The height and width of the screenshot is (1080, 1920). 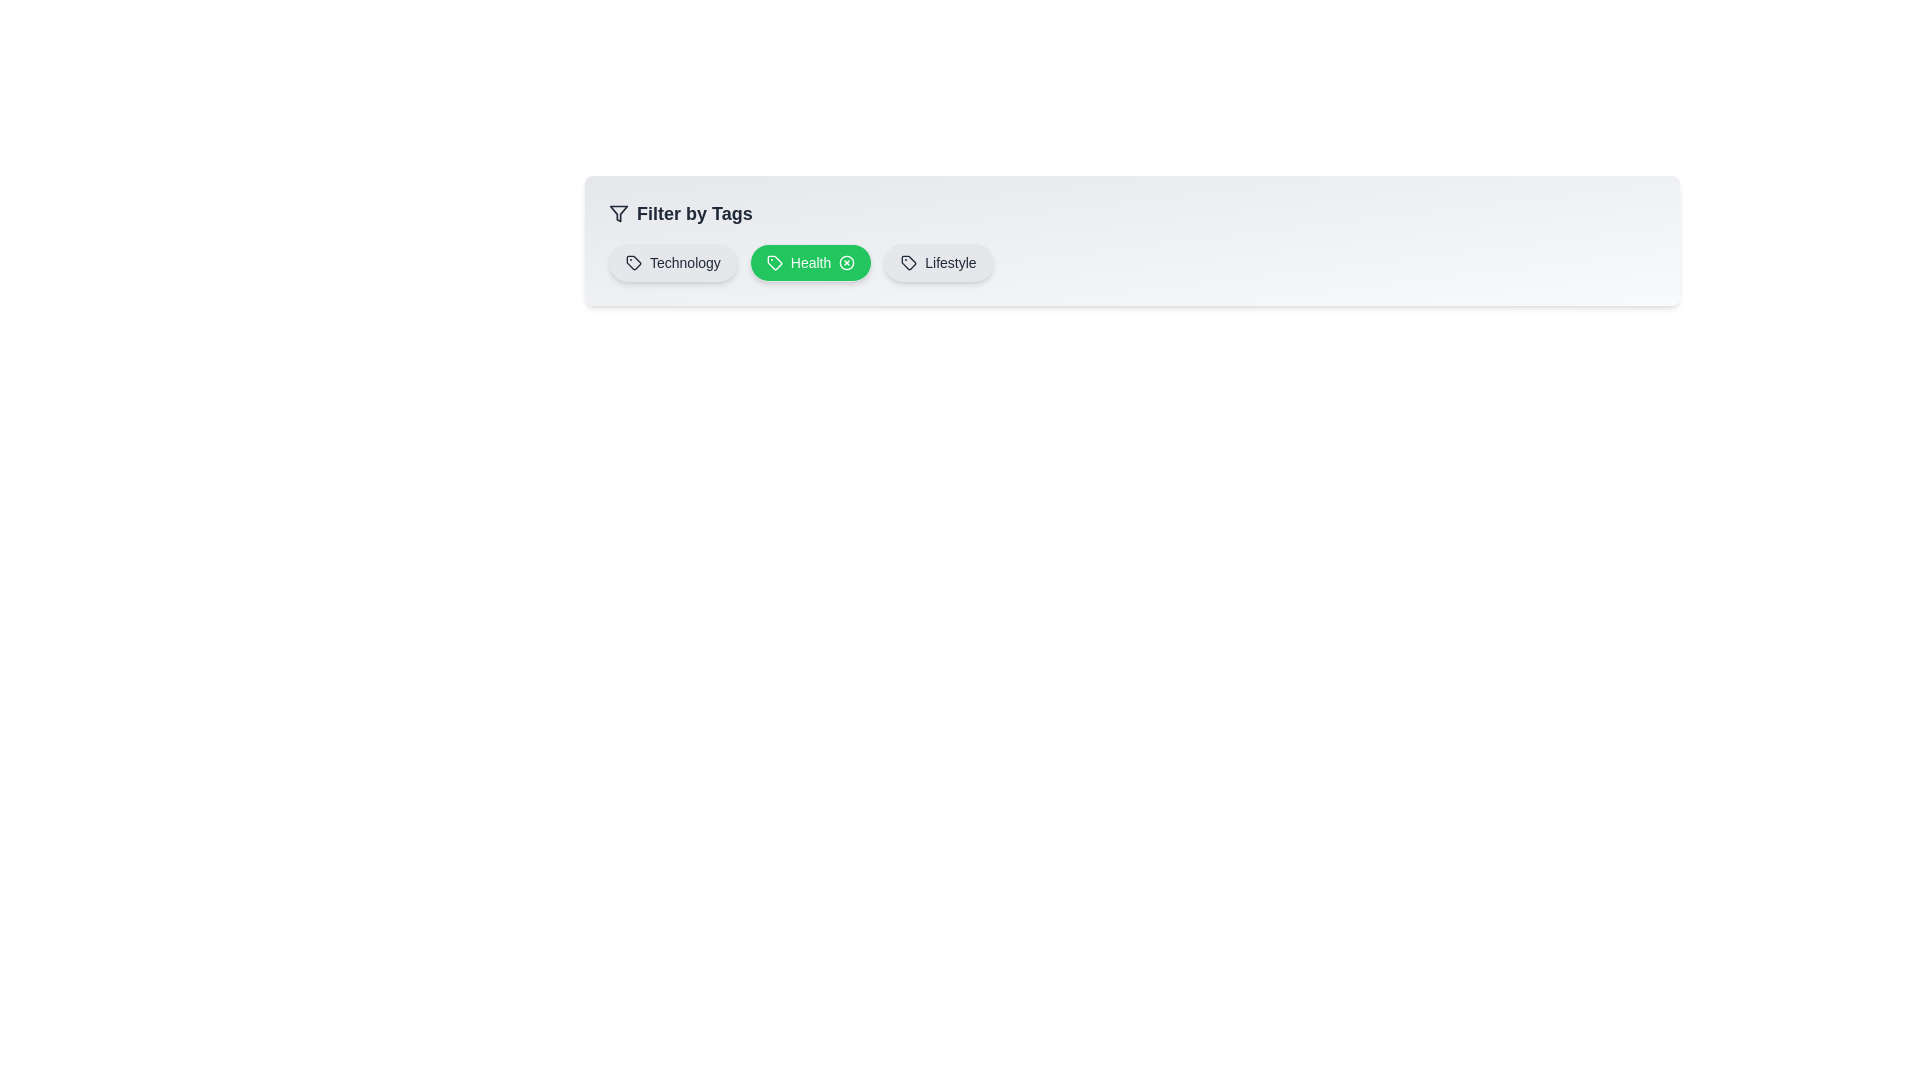 What do you see at coordinates (618, 213) in the screenshot?
I see `the filter icon to open the filter options` at bounding box center [618, 213].